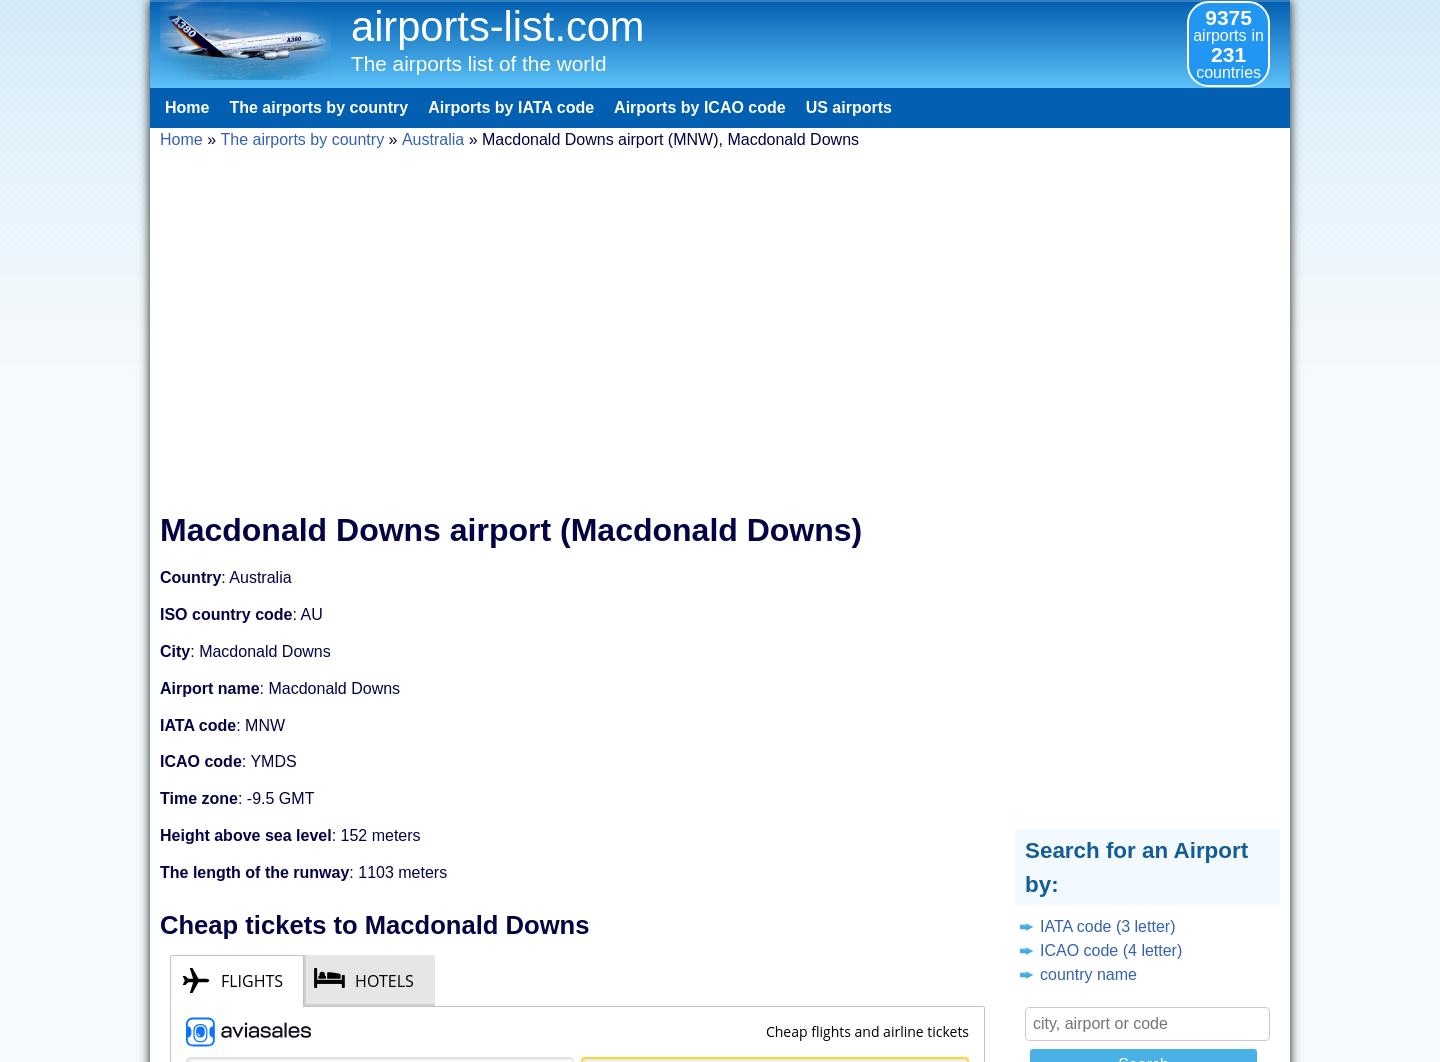 The width and height of the screenshot is (1440, 1062). What do you see at coordinates (432, 139) in the screenshot?
I see `'Australia'` at bounding box center [432, 139].